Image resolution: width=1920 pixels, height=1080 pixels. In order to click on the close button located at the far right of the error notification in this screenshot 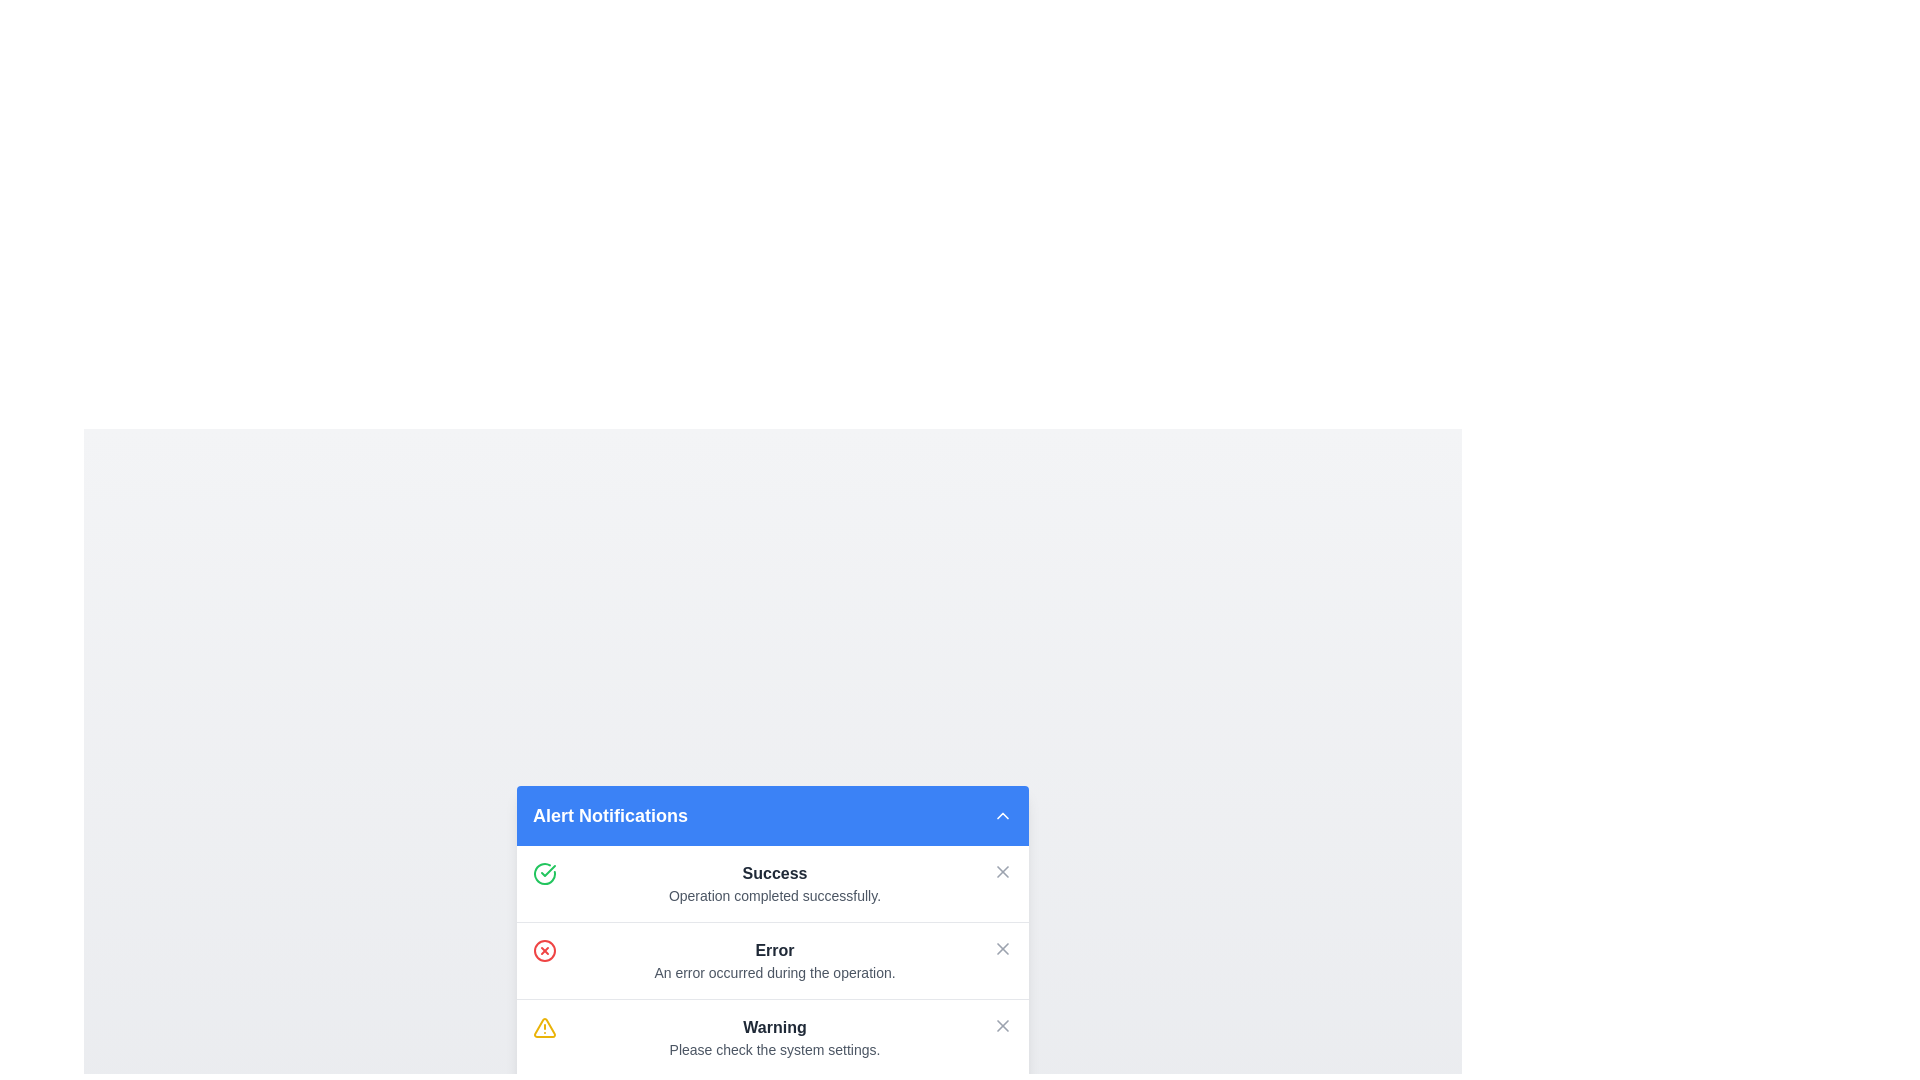, I will do `click(1003, 947)`.